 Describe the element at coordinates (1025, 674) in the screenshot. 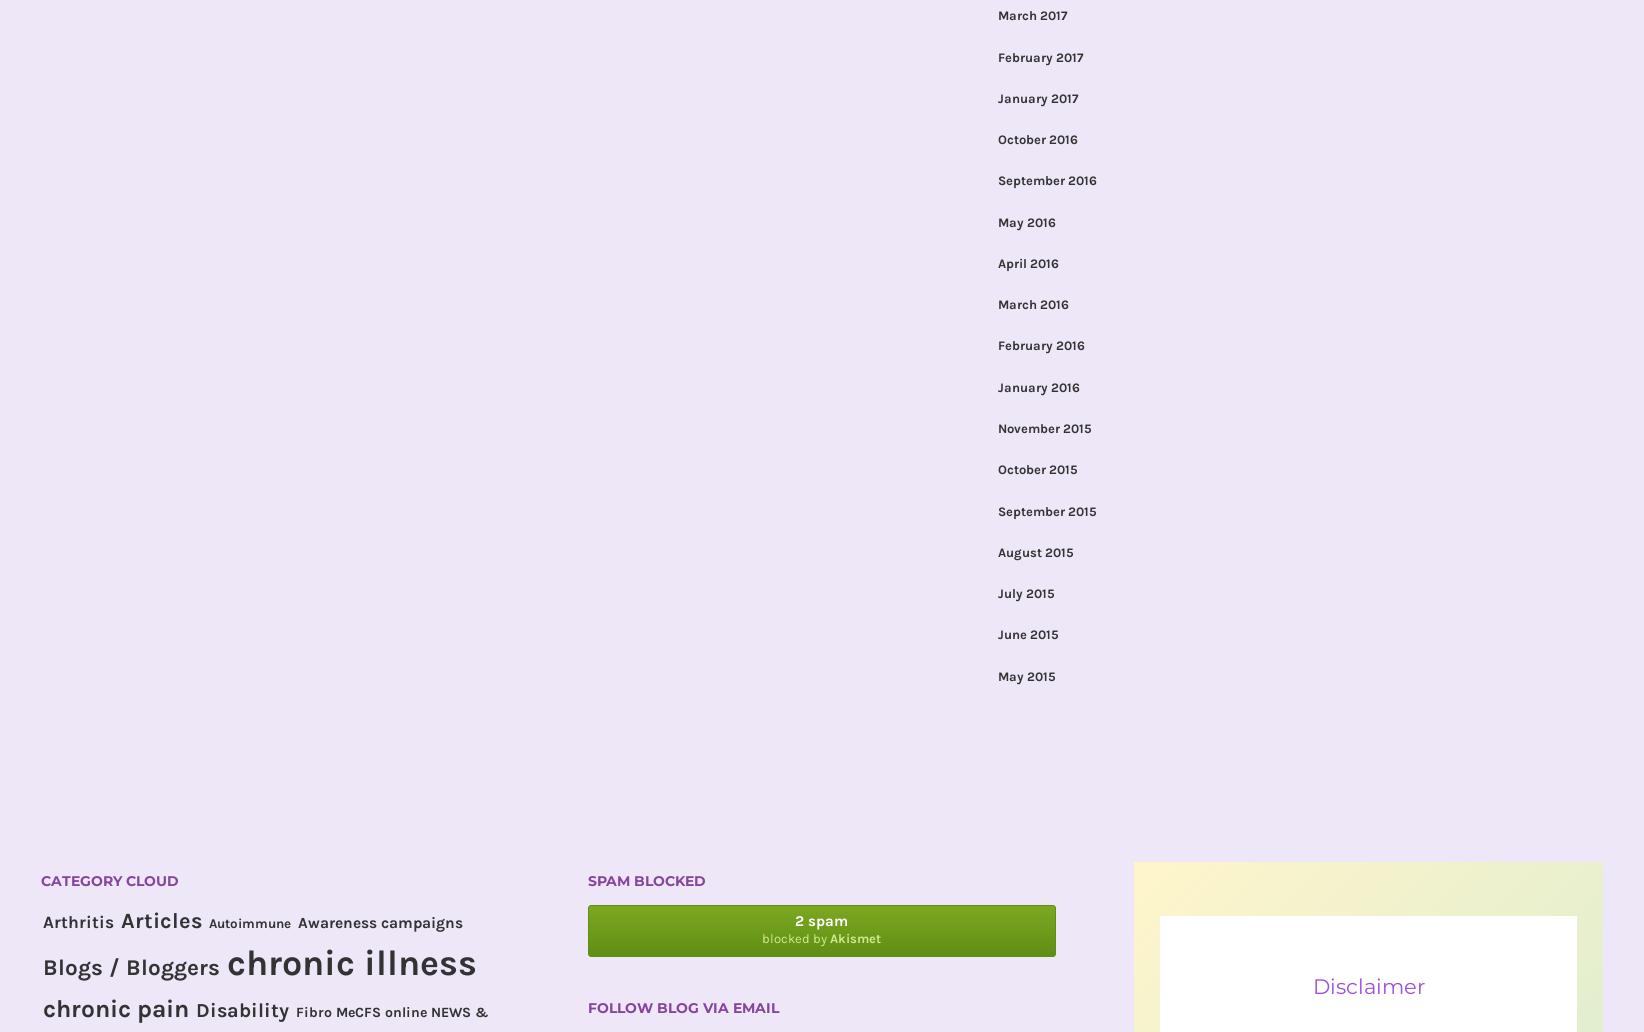

I see `'May 2015'` at that location.